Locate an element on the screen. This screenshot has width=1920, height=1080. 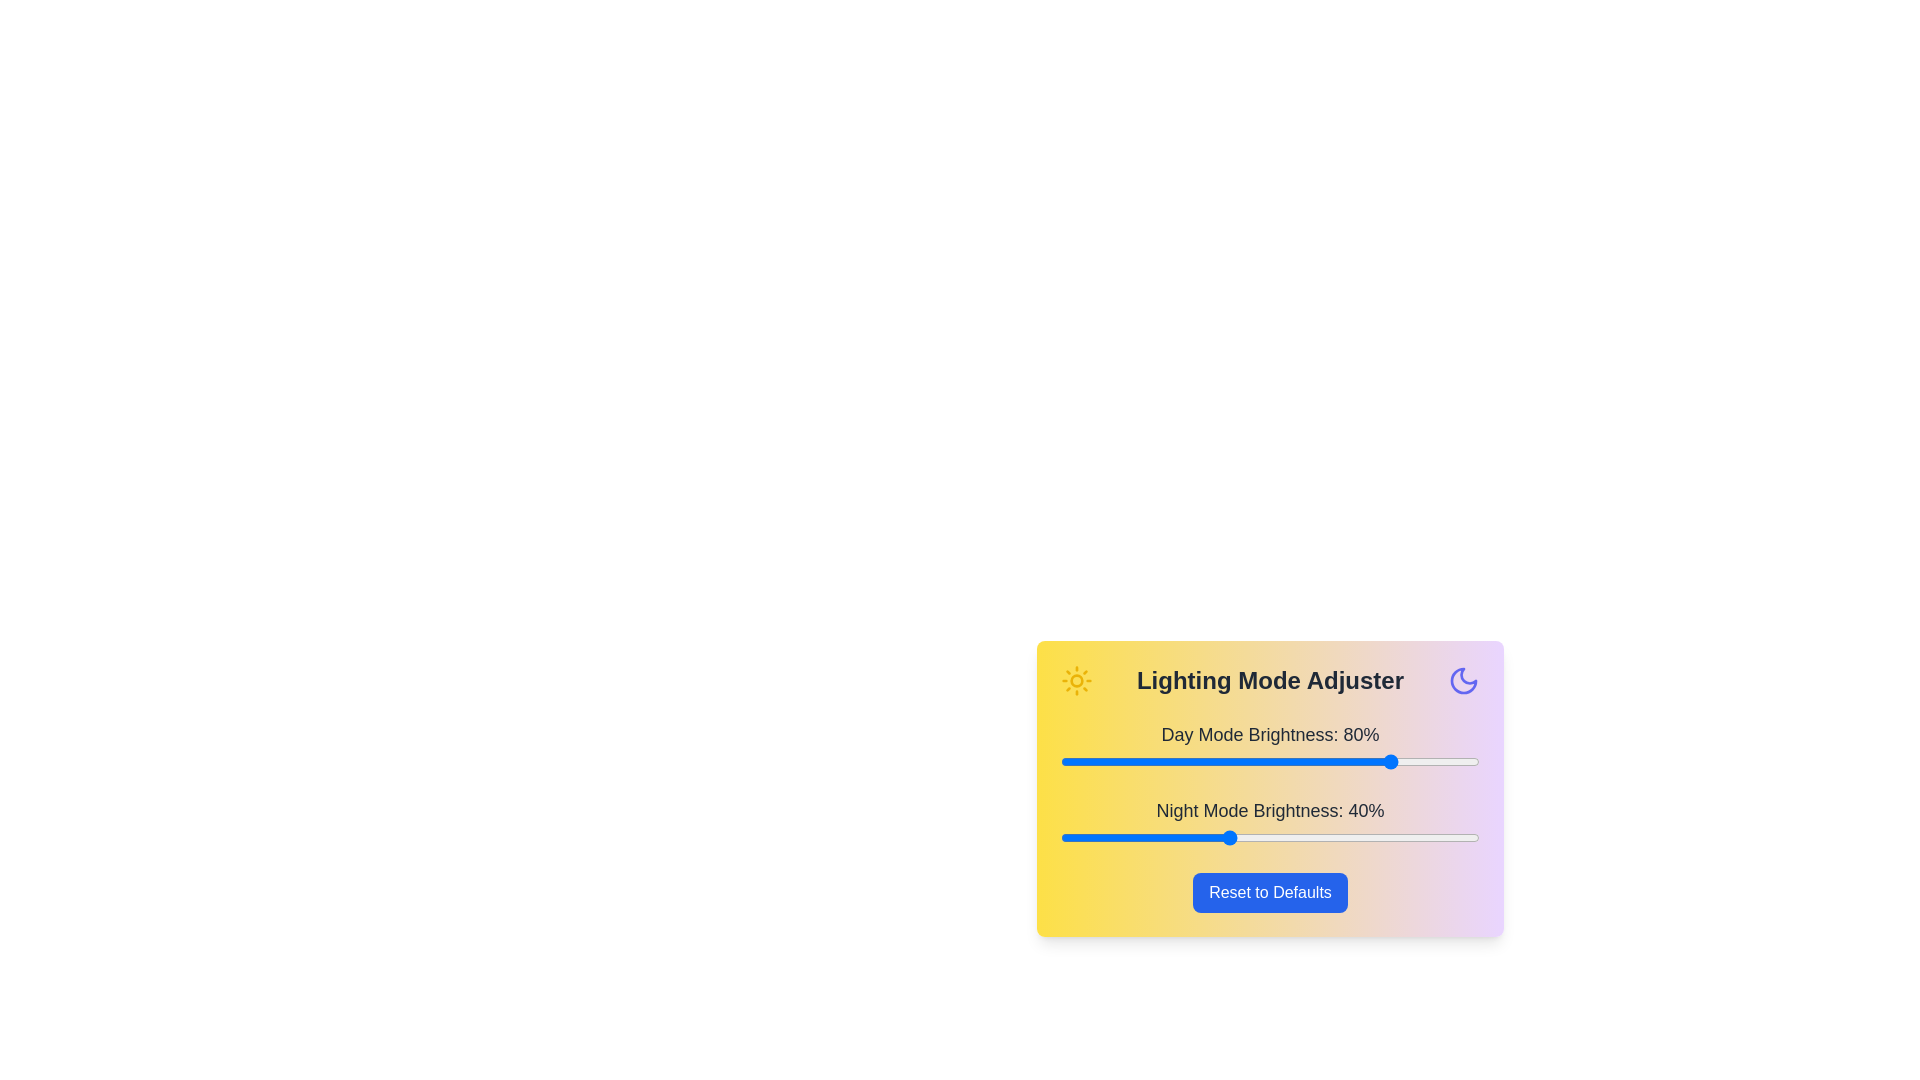
the night mode brightness slider to 5% is located at coordinates (1080, 837).